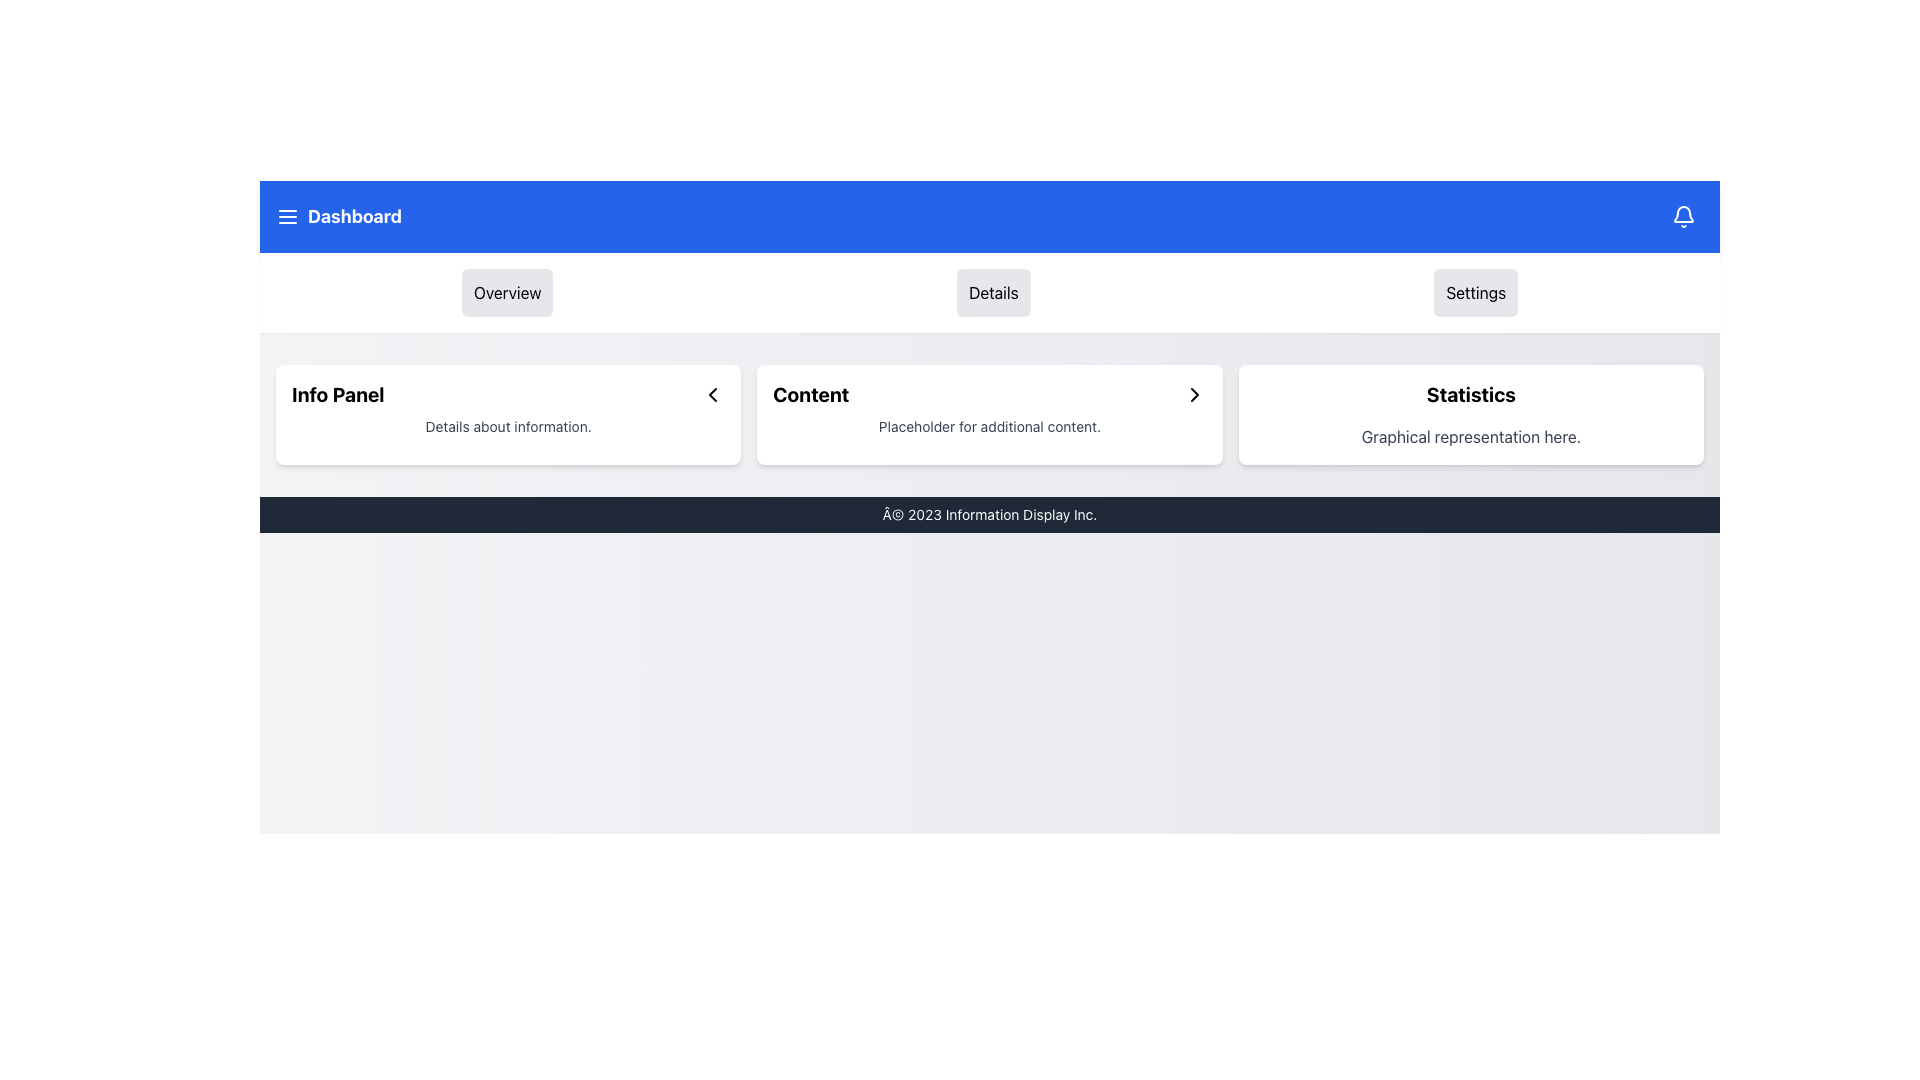 The image size is (1920, 1080). What do you see at coordinates (507, 293) in the screenshot?
I see `the 'Overview' button, which is a rectangular button with rounded corners and a light gray background, located to the left of the 'Details' button in the top section of the interface` at bounding box center [507, 293].